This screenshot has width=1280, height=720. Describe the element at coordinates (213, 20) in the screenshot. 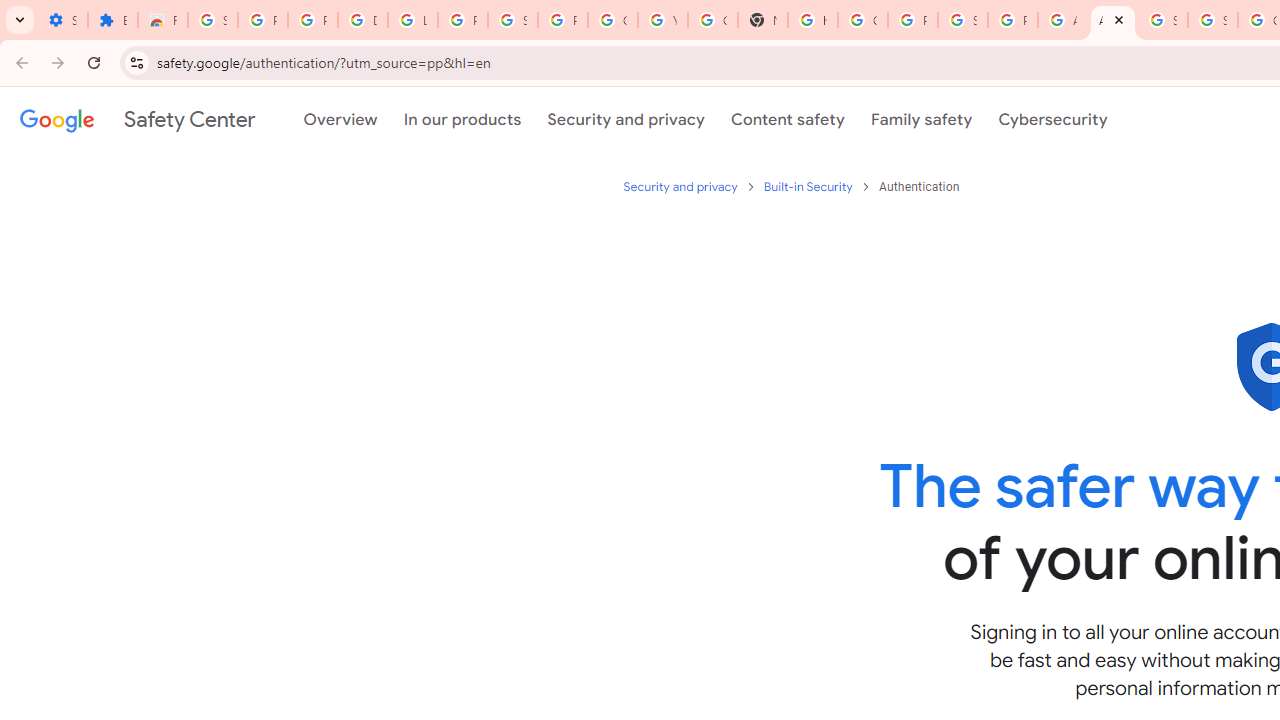

I see `'Sign in - Google Accounts'` at that location.